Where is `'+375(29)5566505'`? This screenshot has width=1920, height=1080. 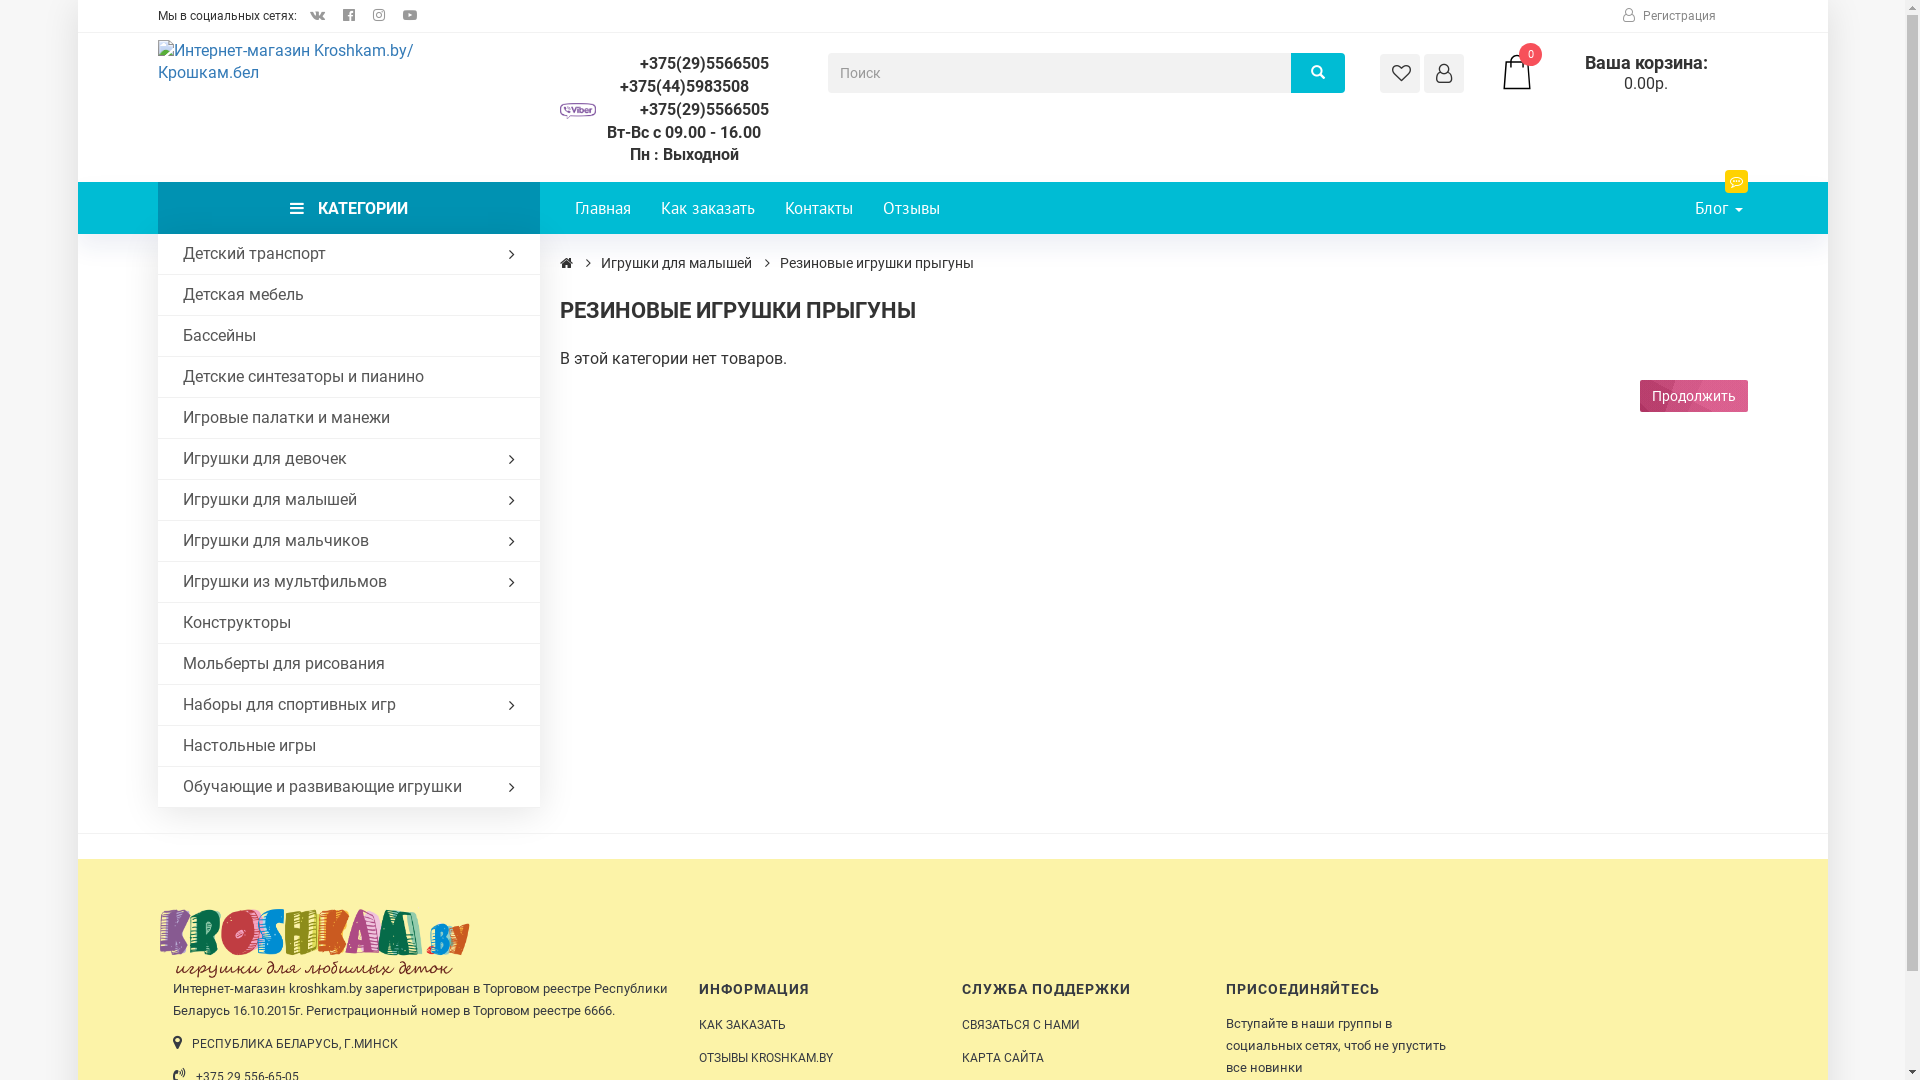 '+375(29)5566505' is located at coordinates (684, 63).